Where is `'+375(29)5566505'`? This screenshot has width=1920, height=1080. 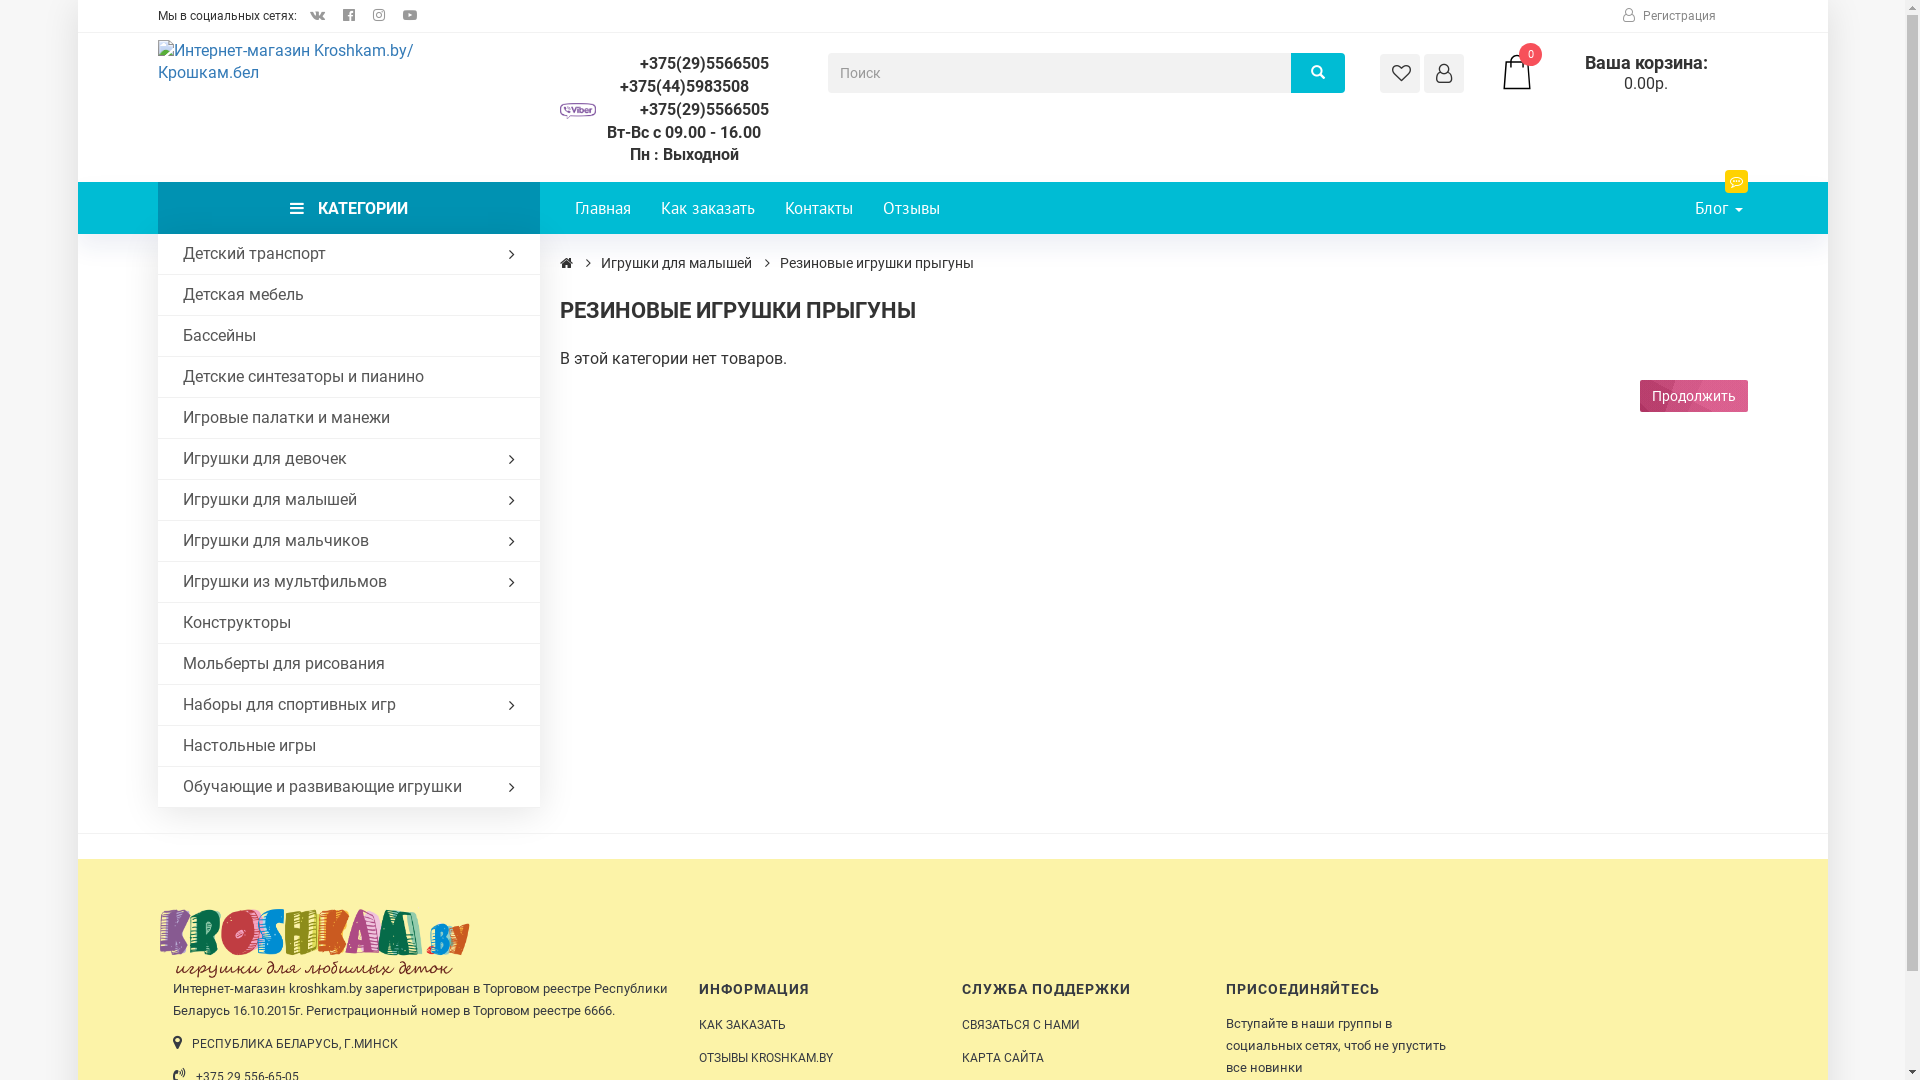 '+375(29)5566505' is located at coordinates (684, 63).